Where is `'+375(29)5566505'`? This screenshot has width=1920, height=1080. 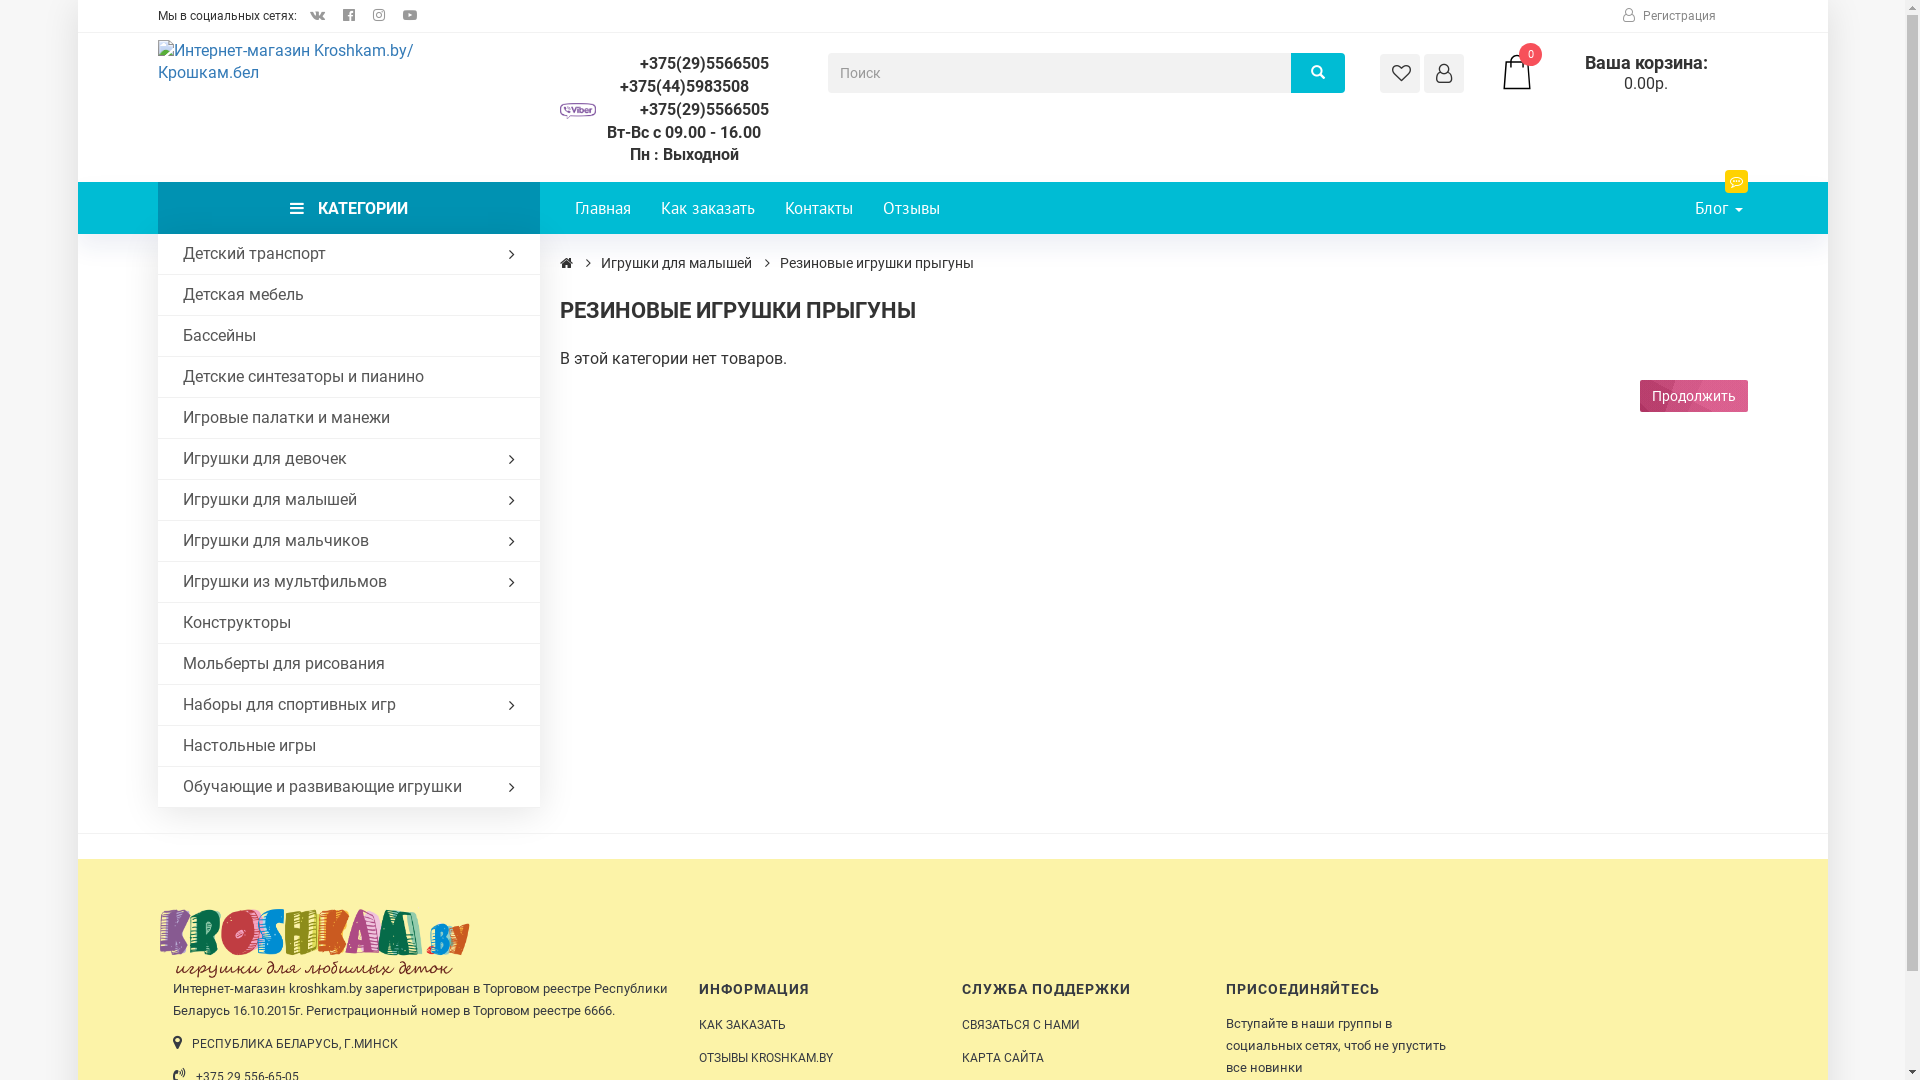 '+375(29)5566505' is located at coordinates (684, 63).